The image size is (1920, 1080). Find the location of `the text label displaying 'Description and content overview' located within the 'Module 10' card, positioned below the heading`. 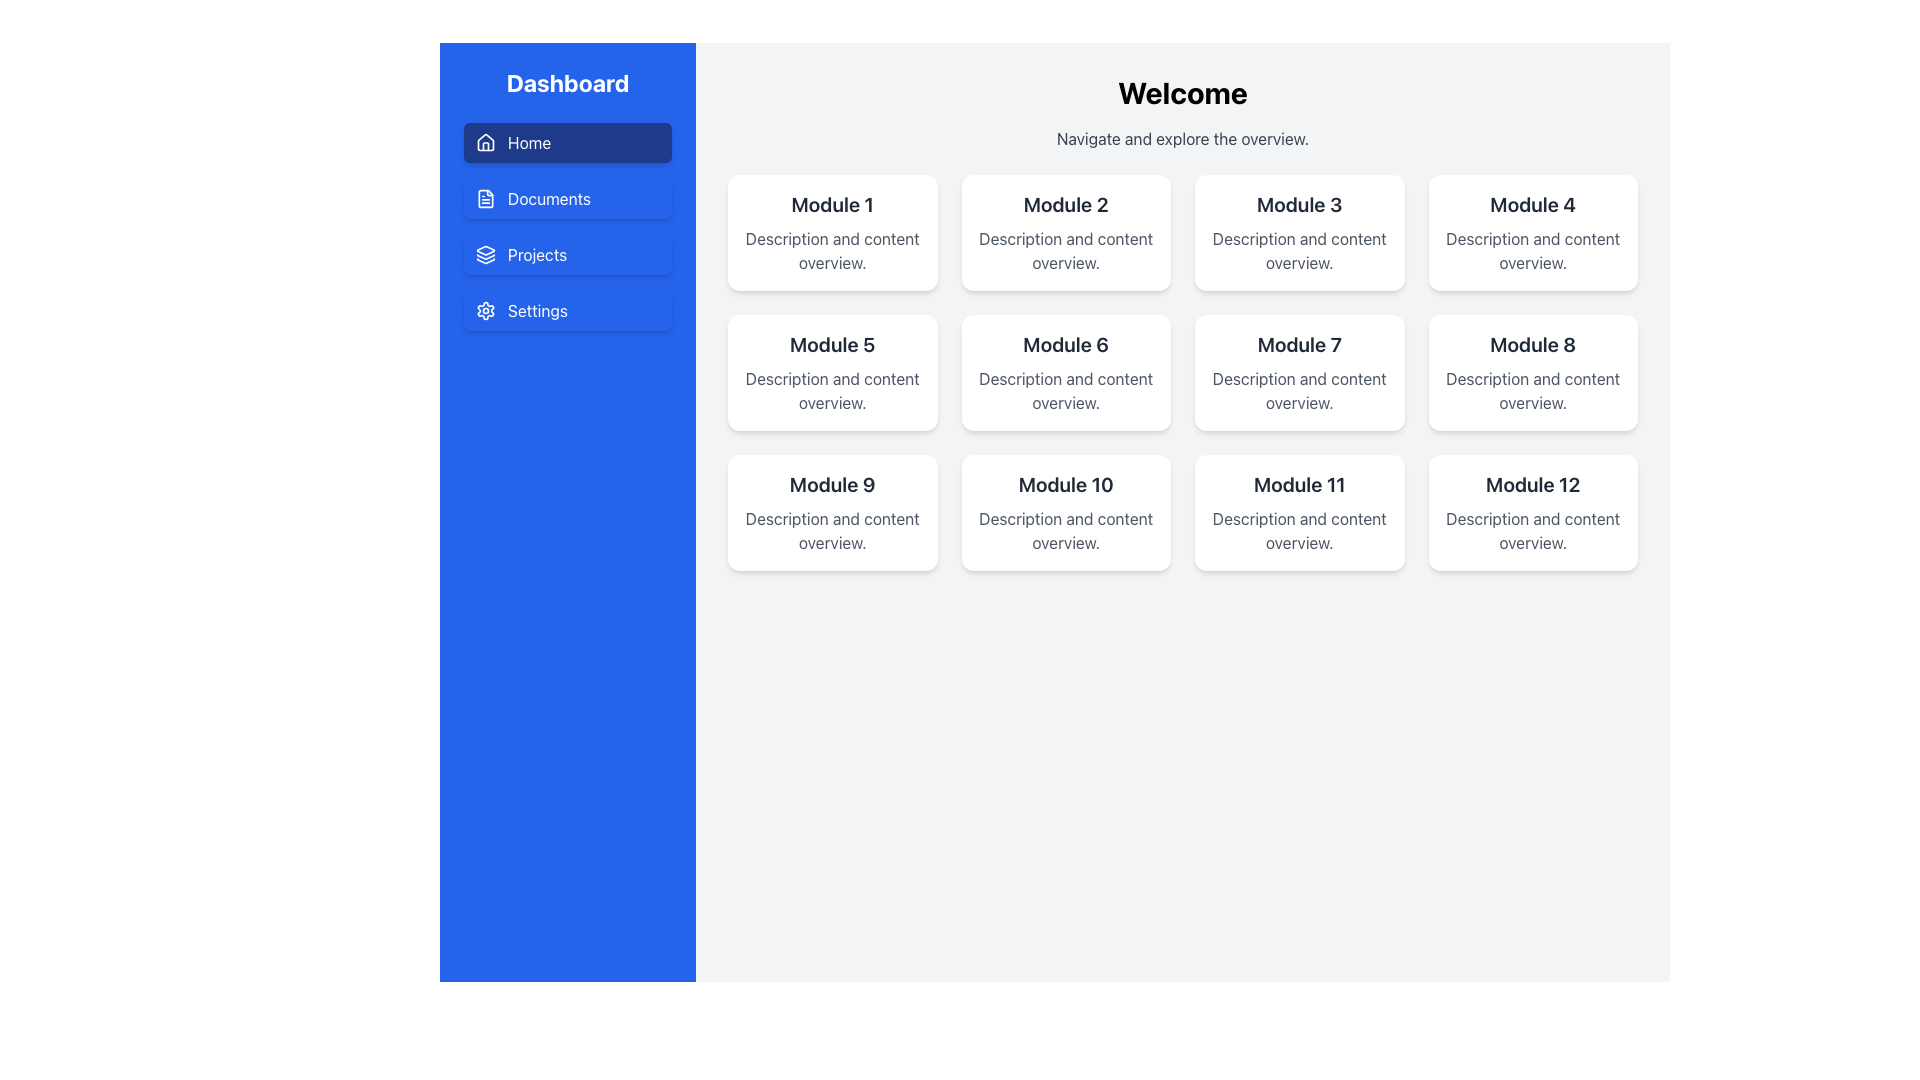

the text label displaying 'Description and content overview' located within the 'Module 10' card, positioned below the heading is located at coordinates (1065, 530).